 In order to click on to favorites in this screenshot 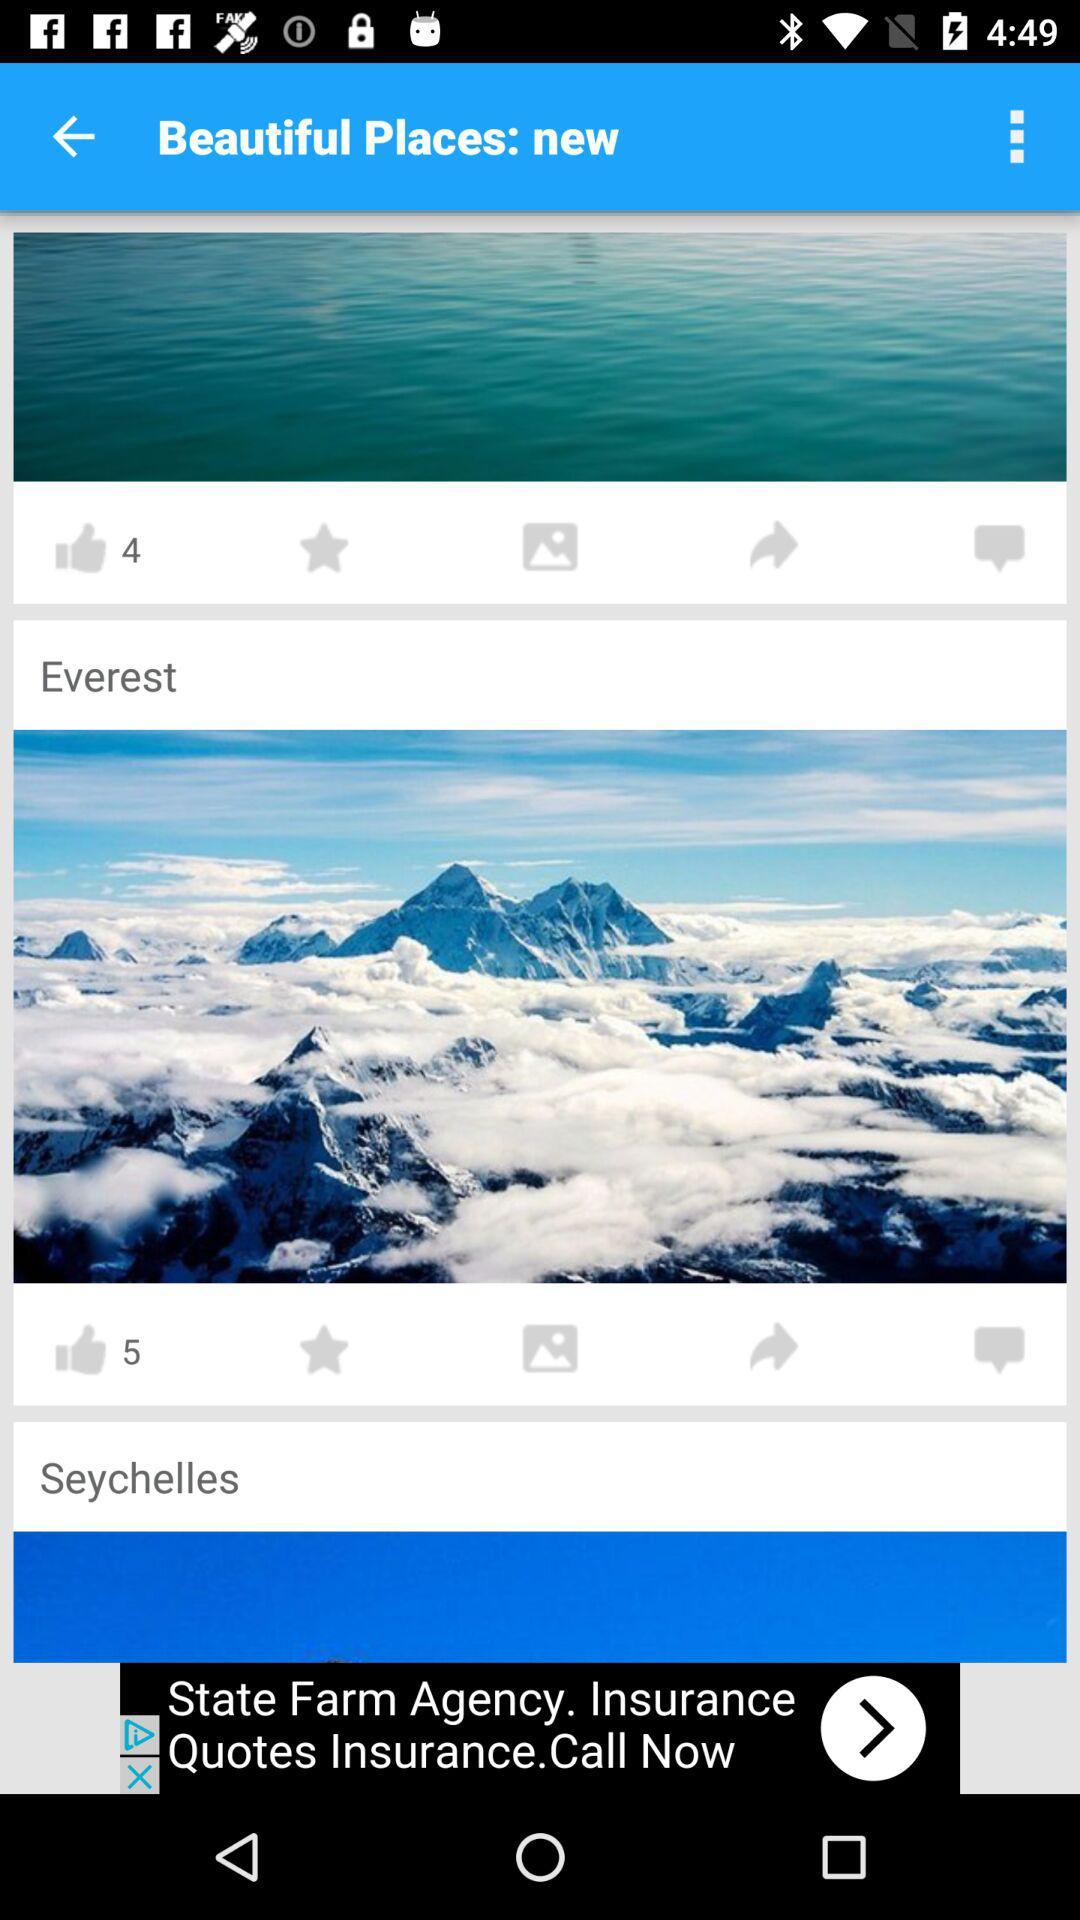, I will do `click(324, 548)`.